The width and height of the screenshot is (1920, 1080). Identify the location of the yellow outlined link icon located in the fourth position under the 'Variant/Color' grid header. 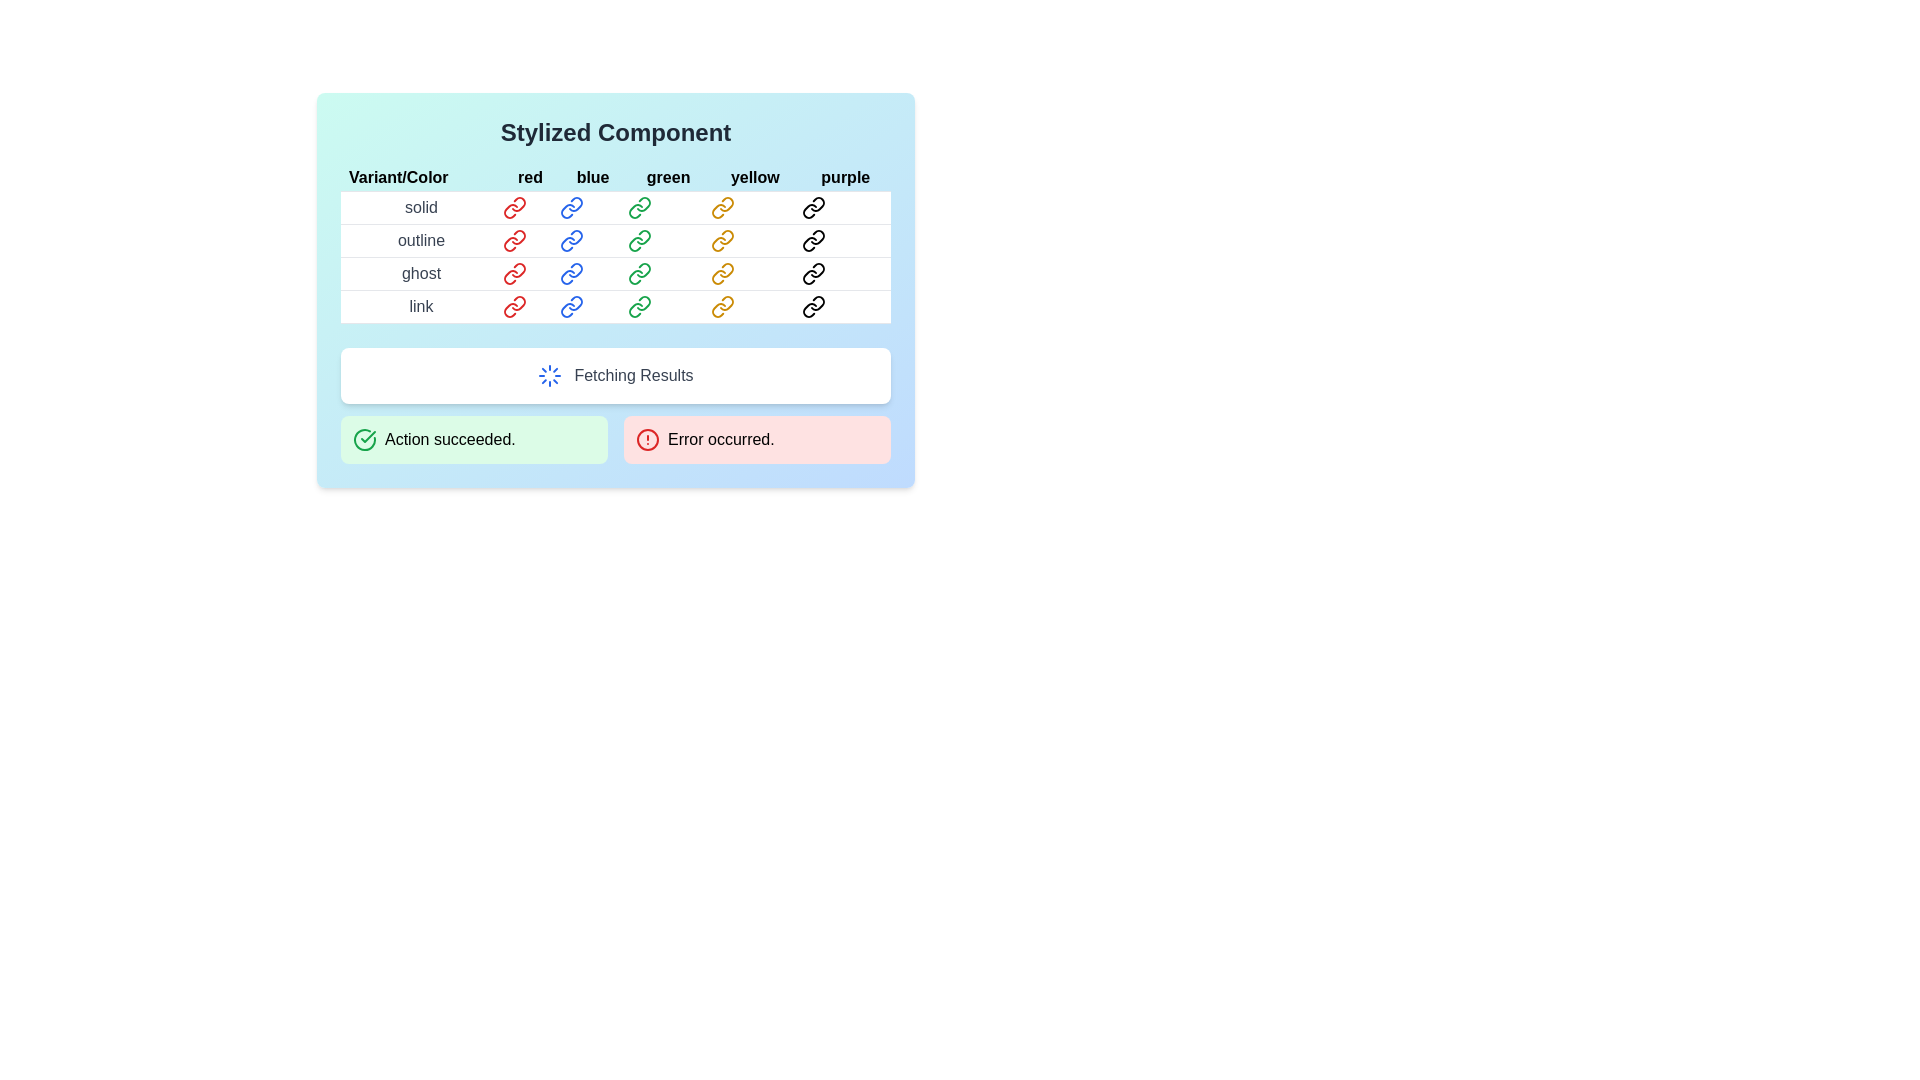
(722, 239).